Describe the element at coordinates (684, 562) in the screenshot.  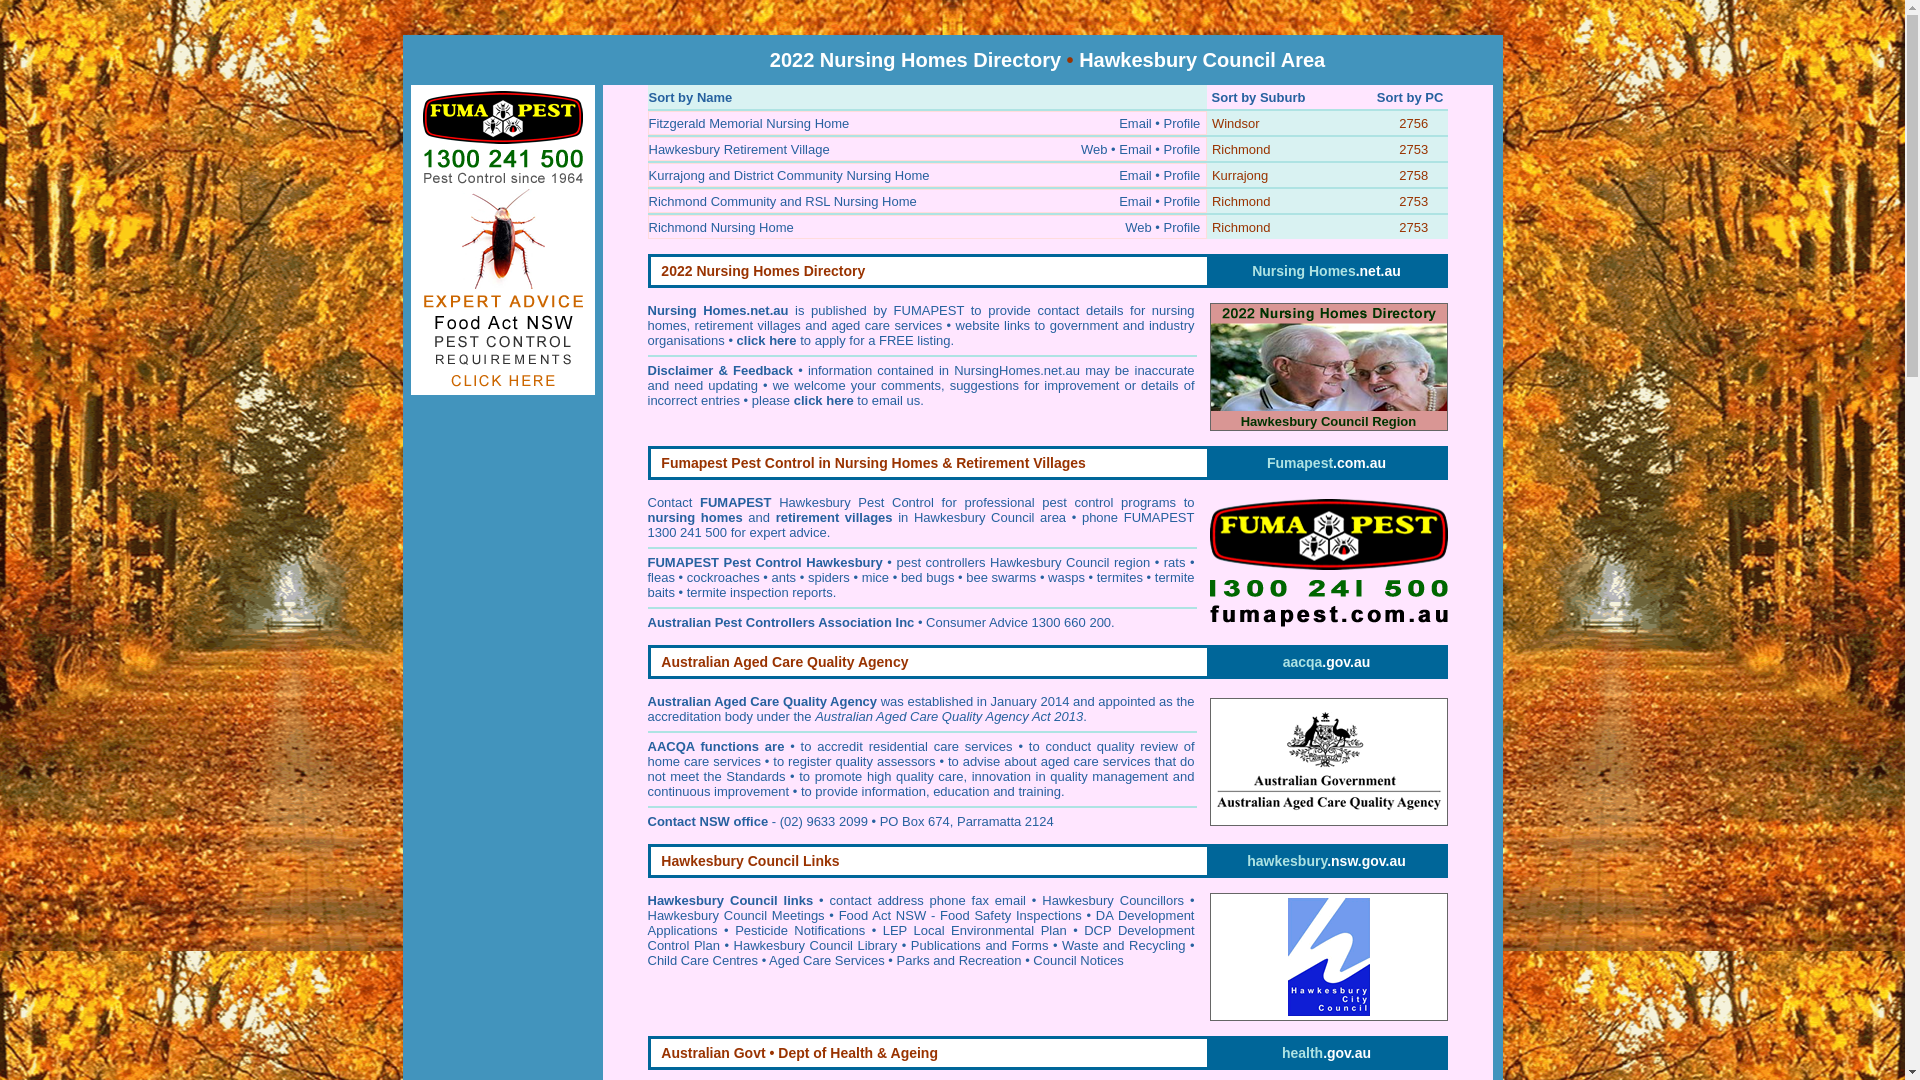
I see `'FUMAPEST'` at that location.